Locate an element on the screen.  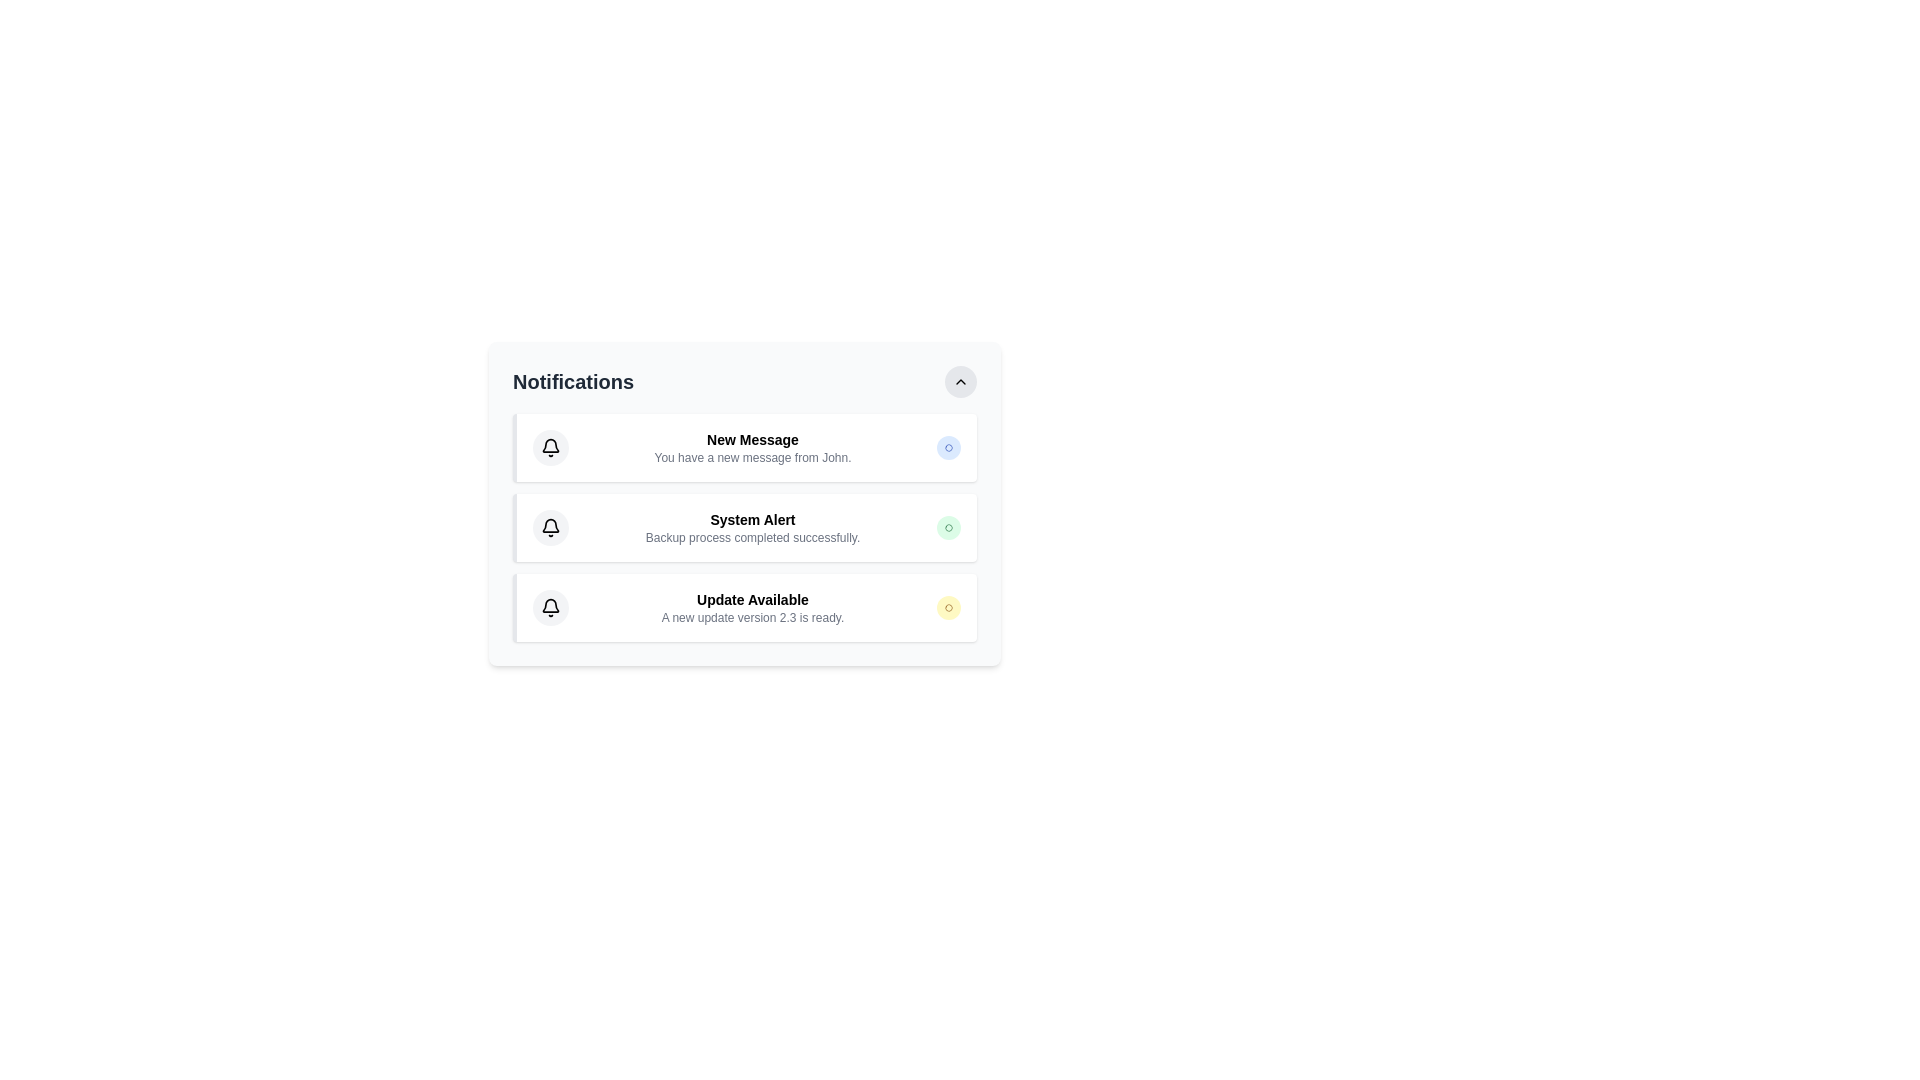
the circular badge with a yellow background located in the bottom right corner of the 'Update Available' notification listing is located at coordinates (948, 607).